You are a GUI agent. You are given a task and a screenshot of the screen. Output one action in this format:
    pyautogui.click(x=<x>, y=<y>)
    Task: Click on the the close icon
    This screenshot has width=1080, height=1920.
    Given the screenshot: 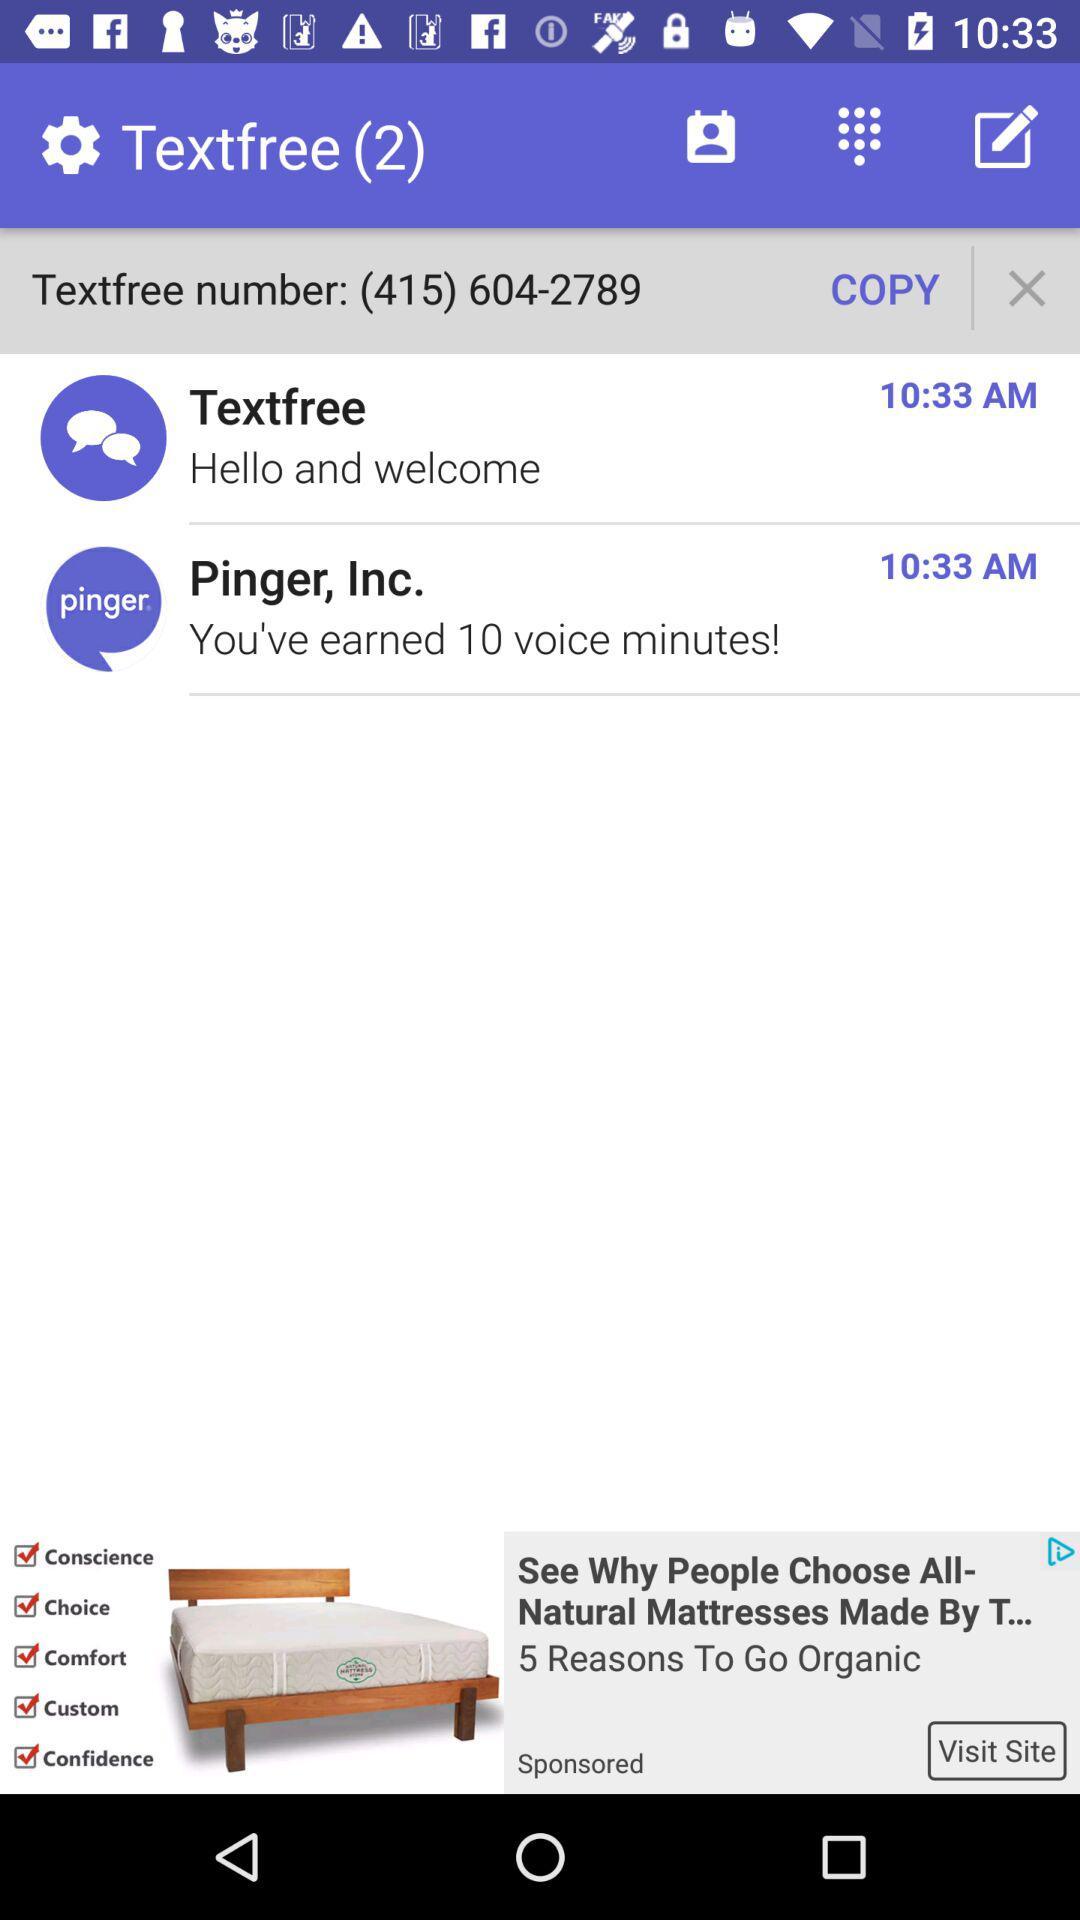 What is the action you would take?
    pyautogui.click(x=1027, y=287)
    